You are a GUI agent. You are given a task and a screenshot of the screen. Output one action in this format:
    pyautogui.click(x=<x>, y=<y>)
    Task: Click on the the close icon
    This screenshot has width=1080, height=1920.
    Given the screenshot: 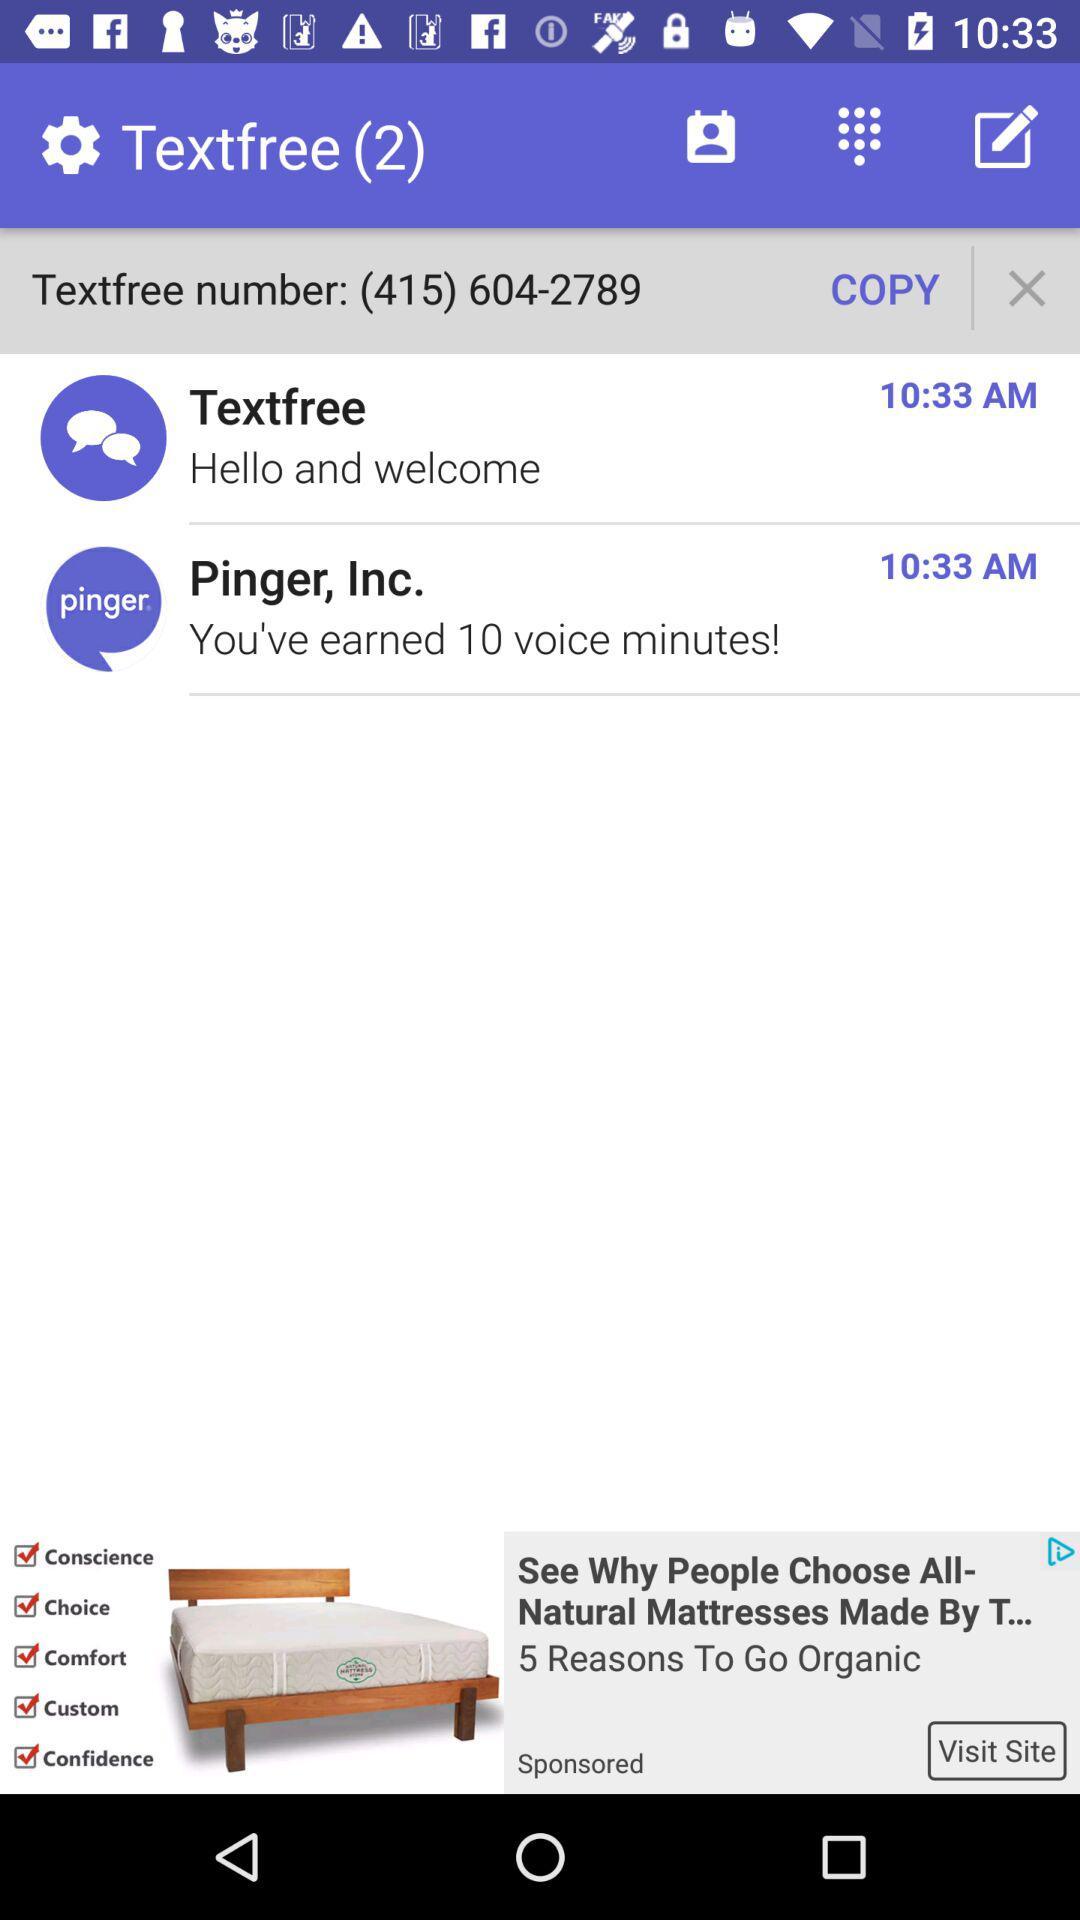 What is the action you would take?
    pyautogui.click(x=1027, y=287)
    